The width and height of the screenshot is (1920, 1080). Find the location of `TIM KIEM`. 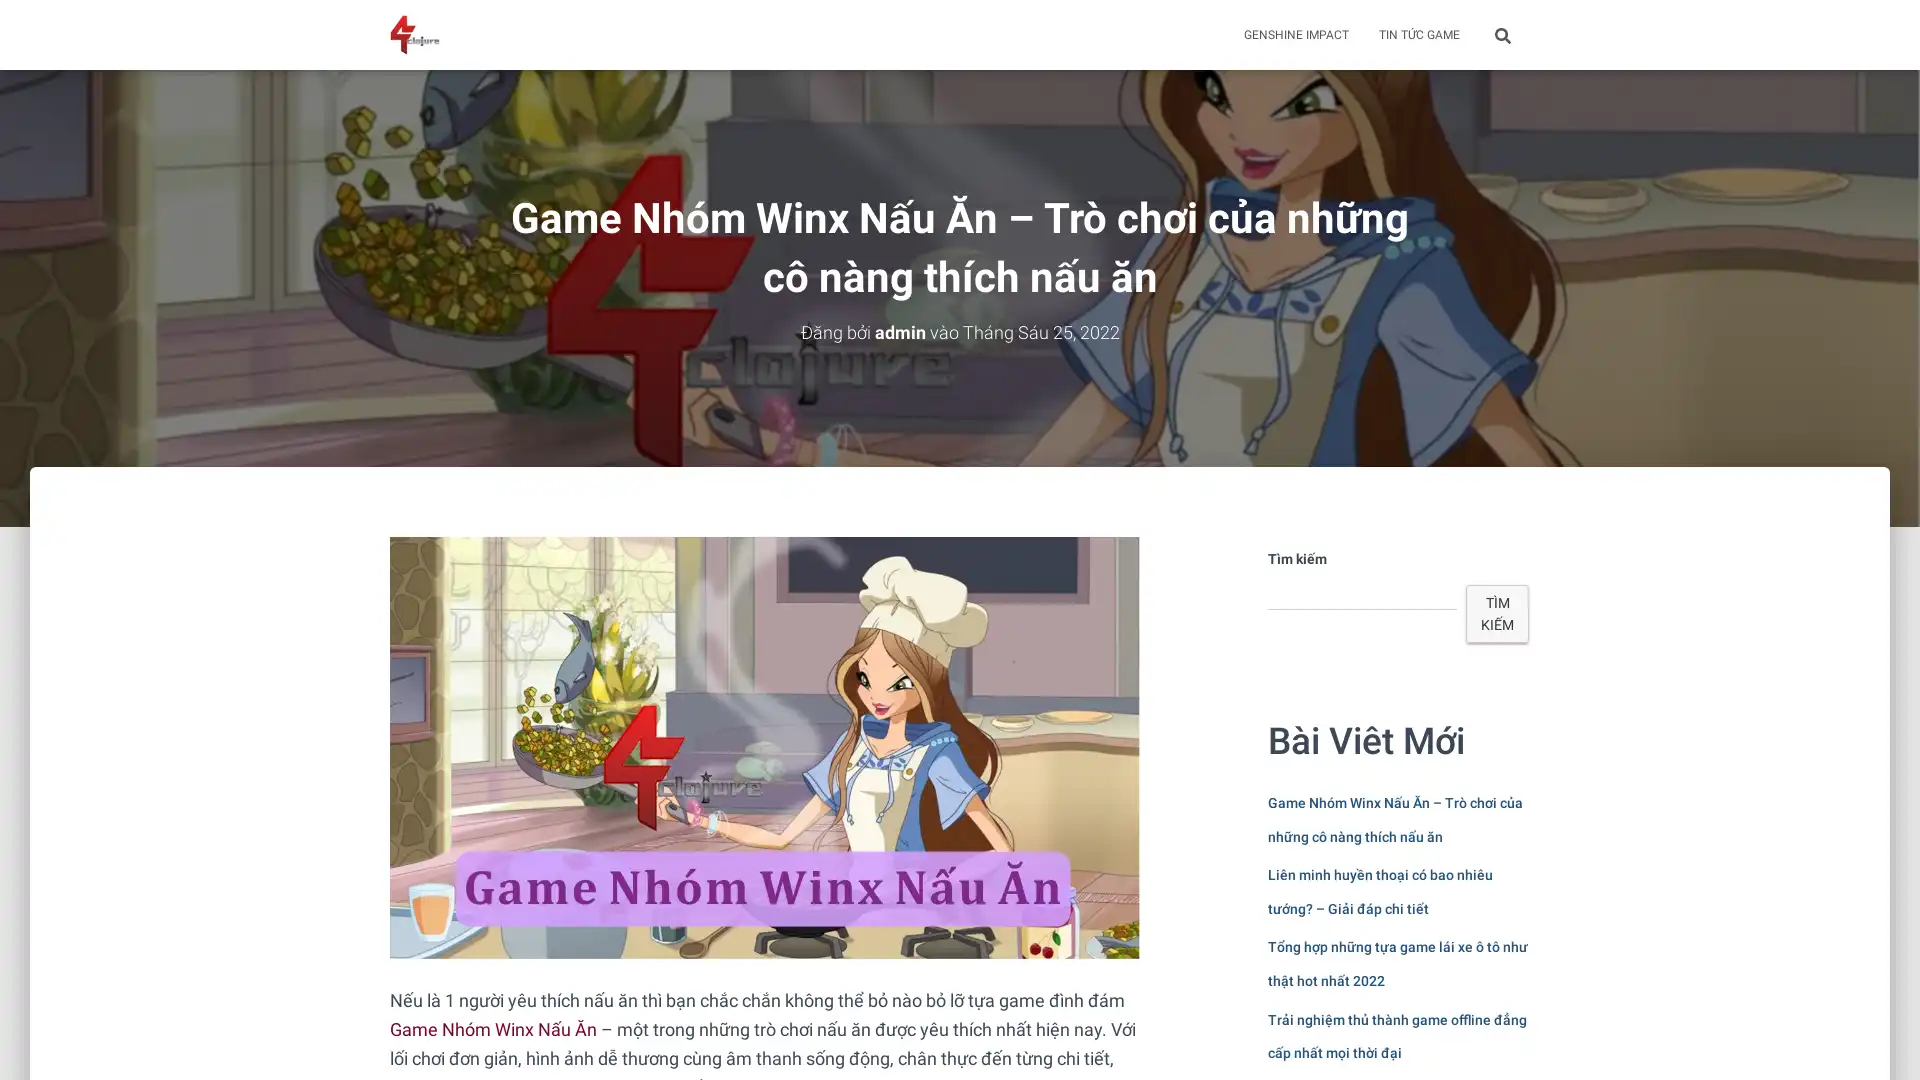

TIM KIEM is located at coordinates (1497, 612).